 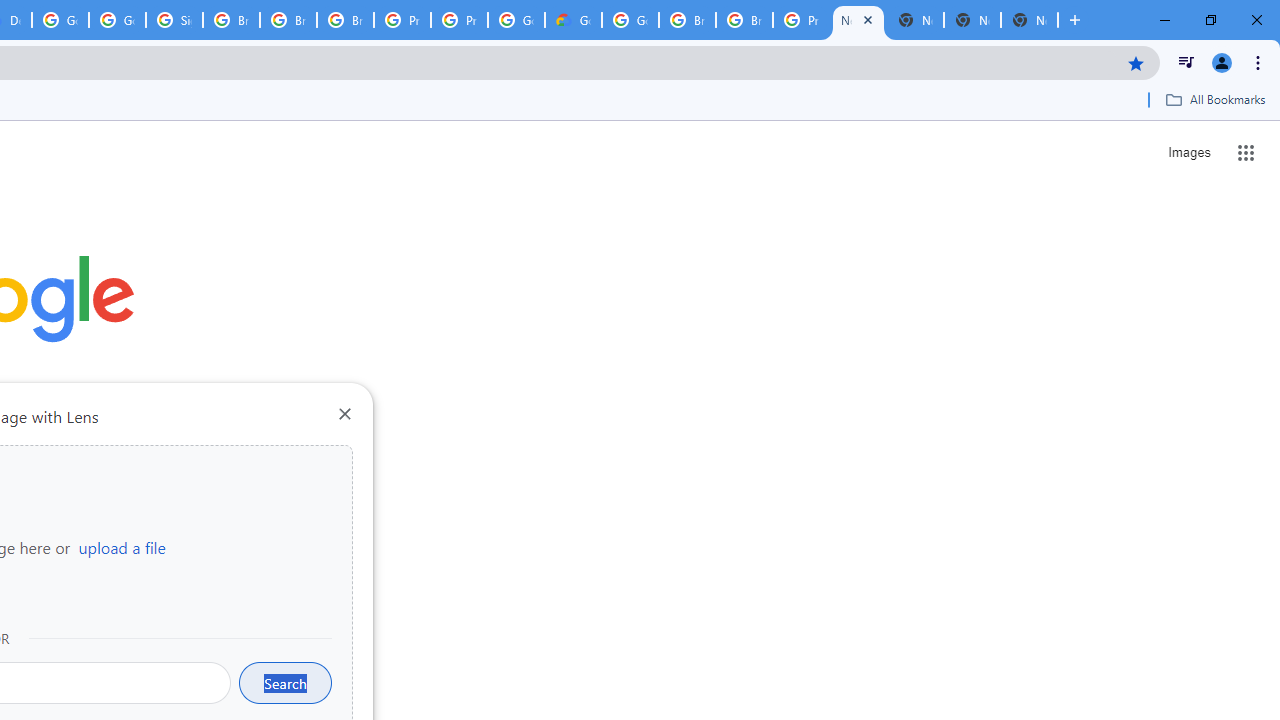 I want to click on 'Google Cloud Estimate Summary', so click(x=572, y=20).